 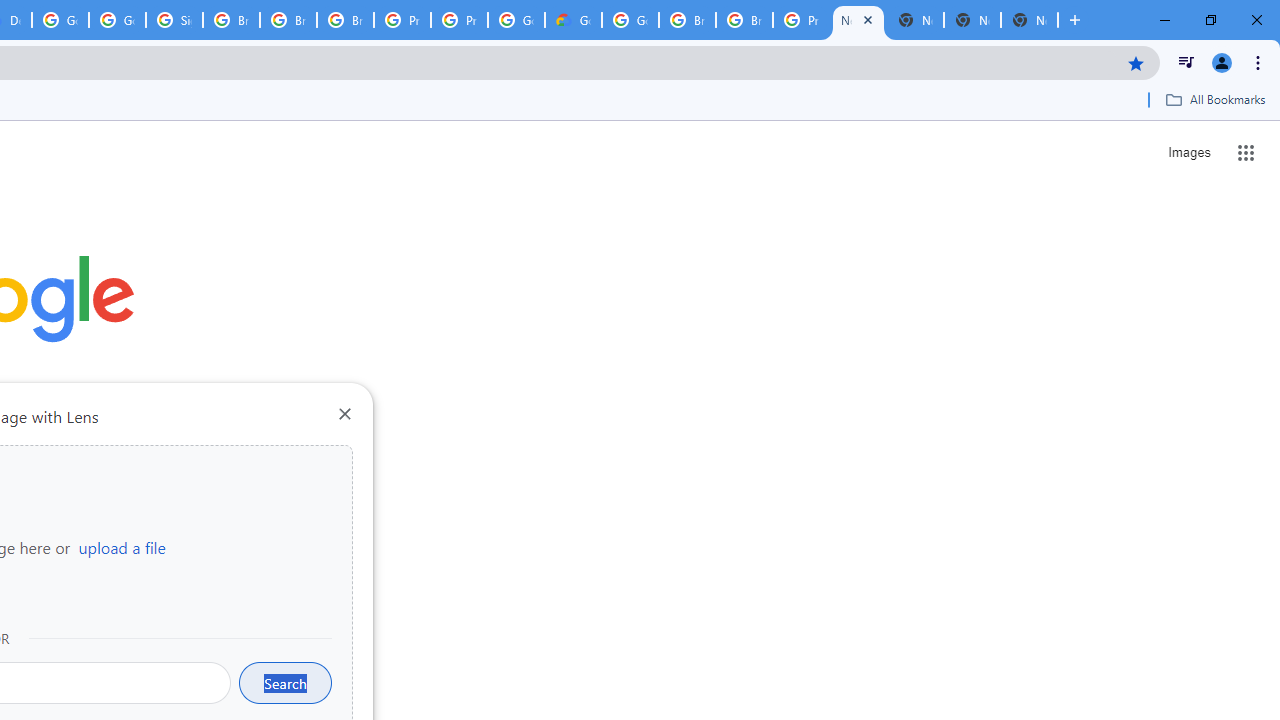 I want to click on 'Google Cloud Estimate Summary', so click(x=572, y=20).